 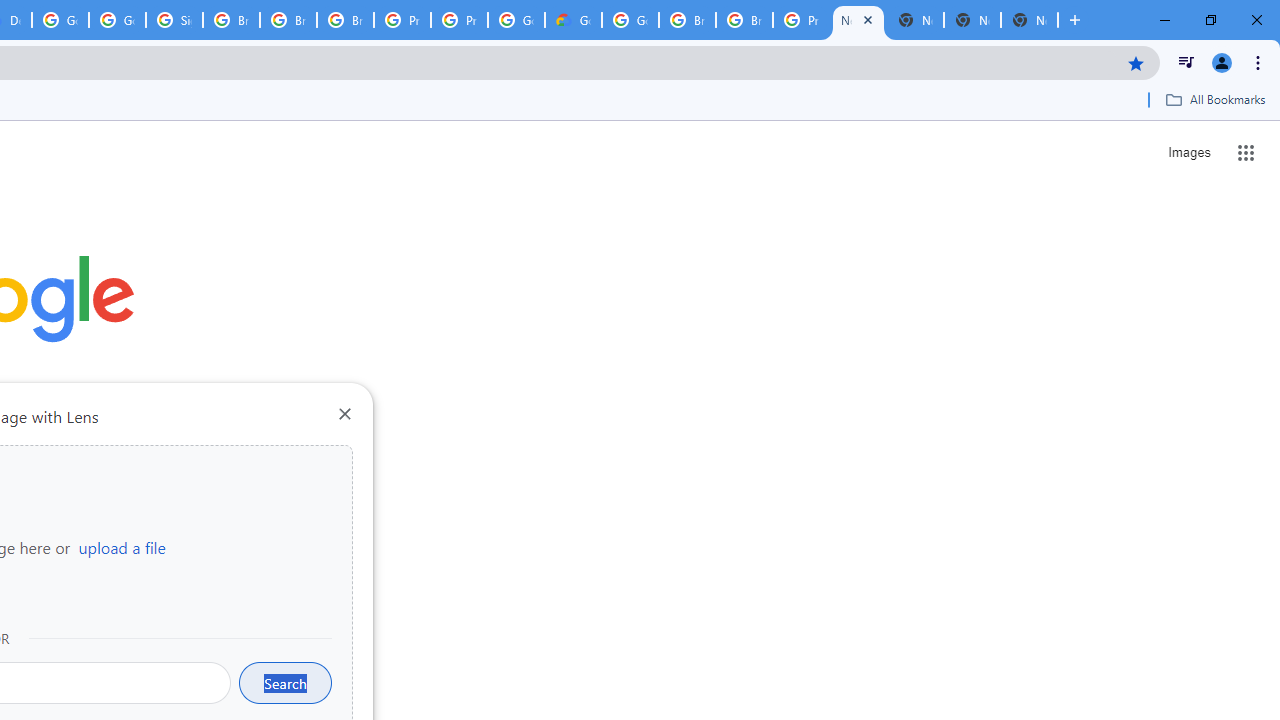 I want to click on 'Google Cloud Estimate Summary', so click(x=572, y=20).